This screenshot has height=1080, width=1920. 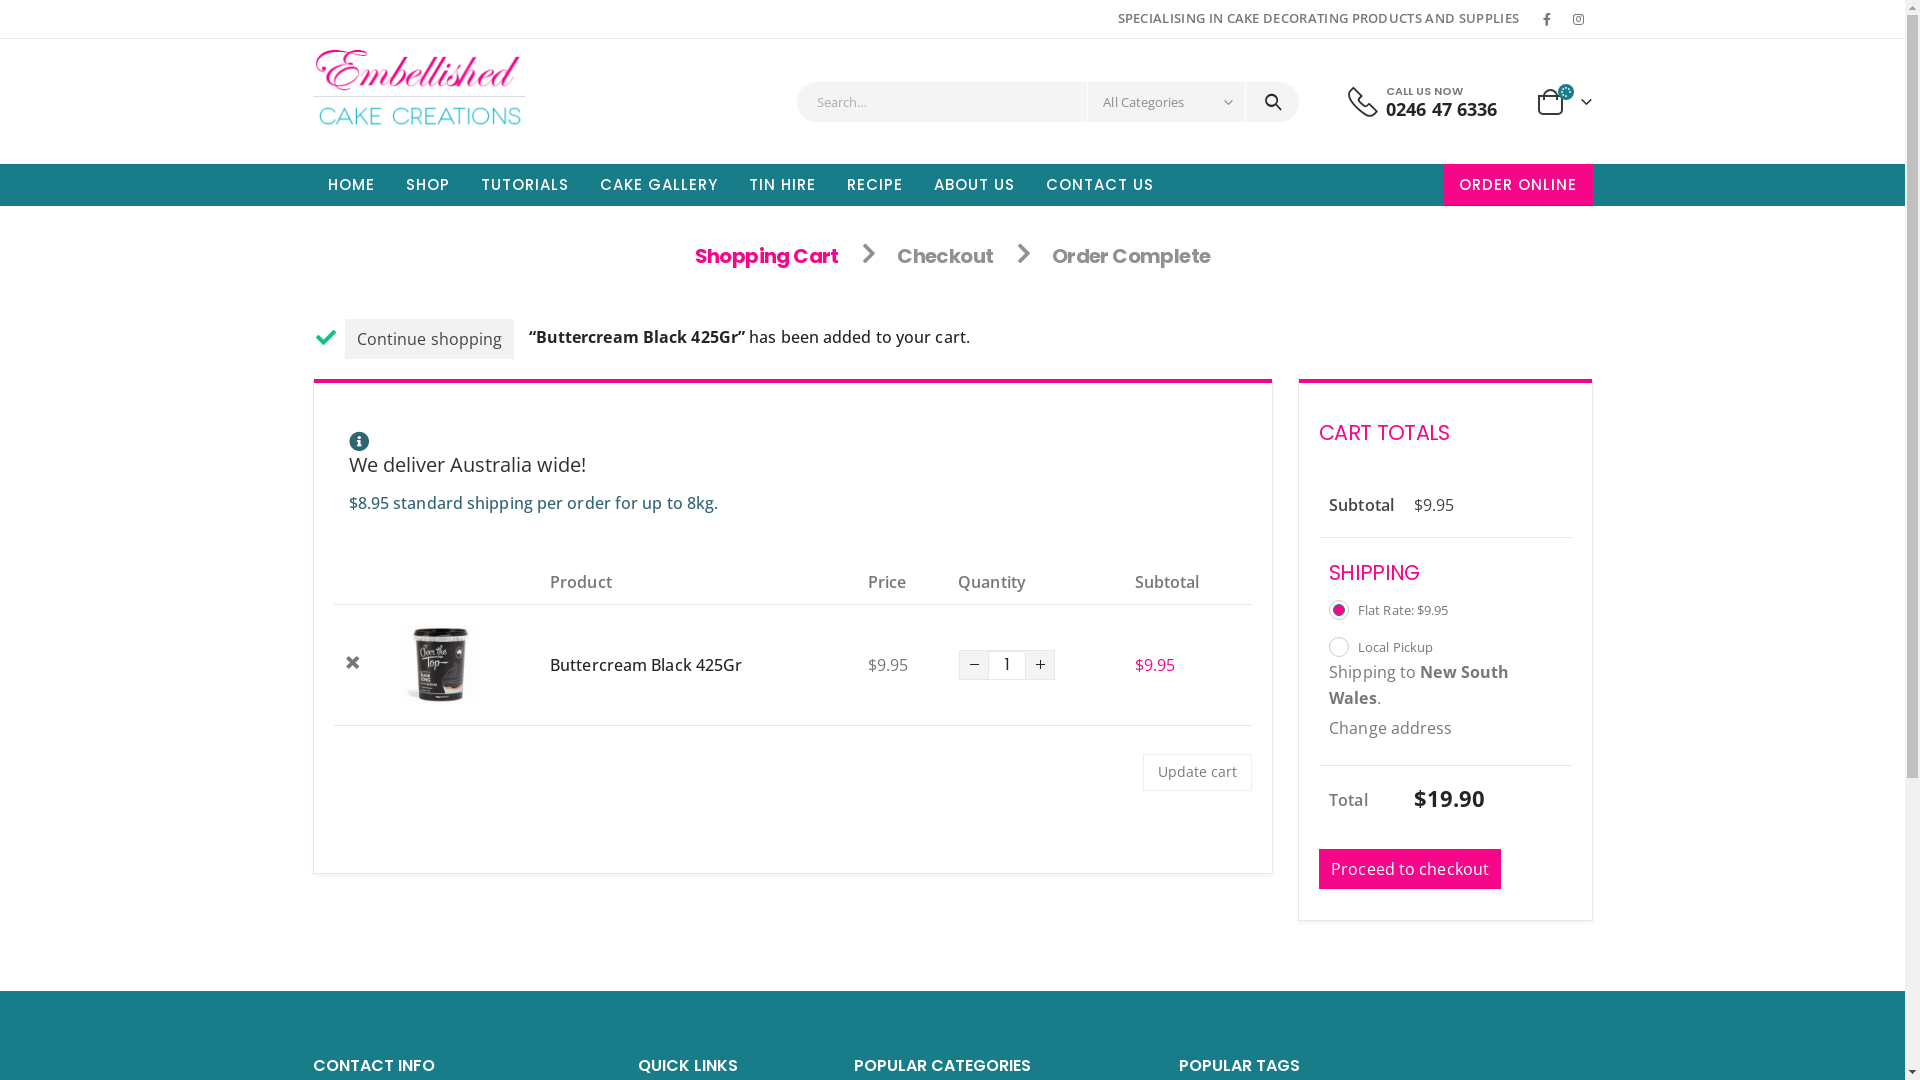 I want to click on 'ABOUT US', so click(x=916, y=185).